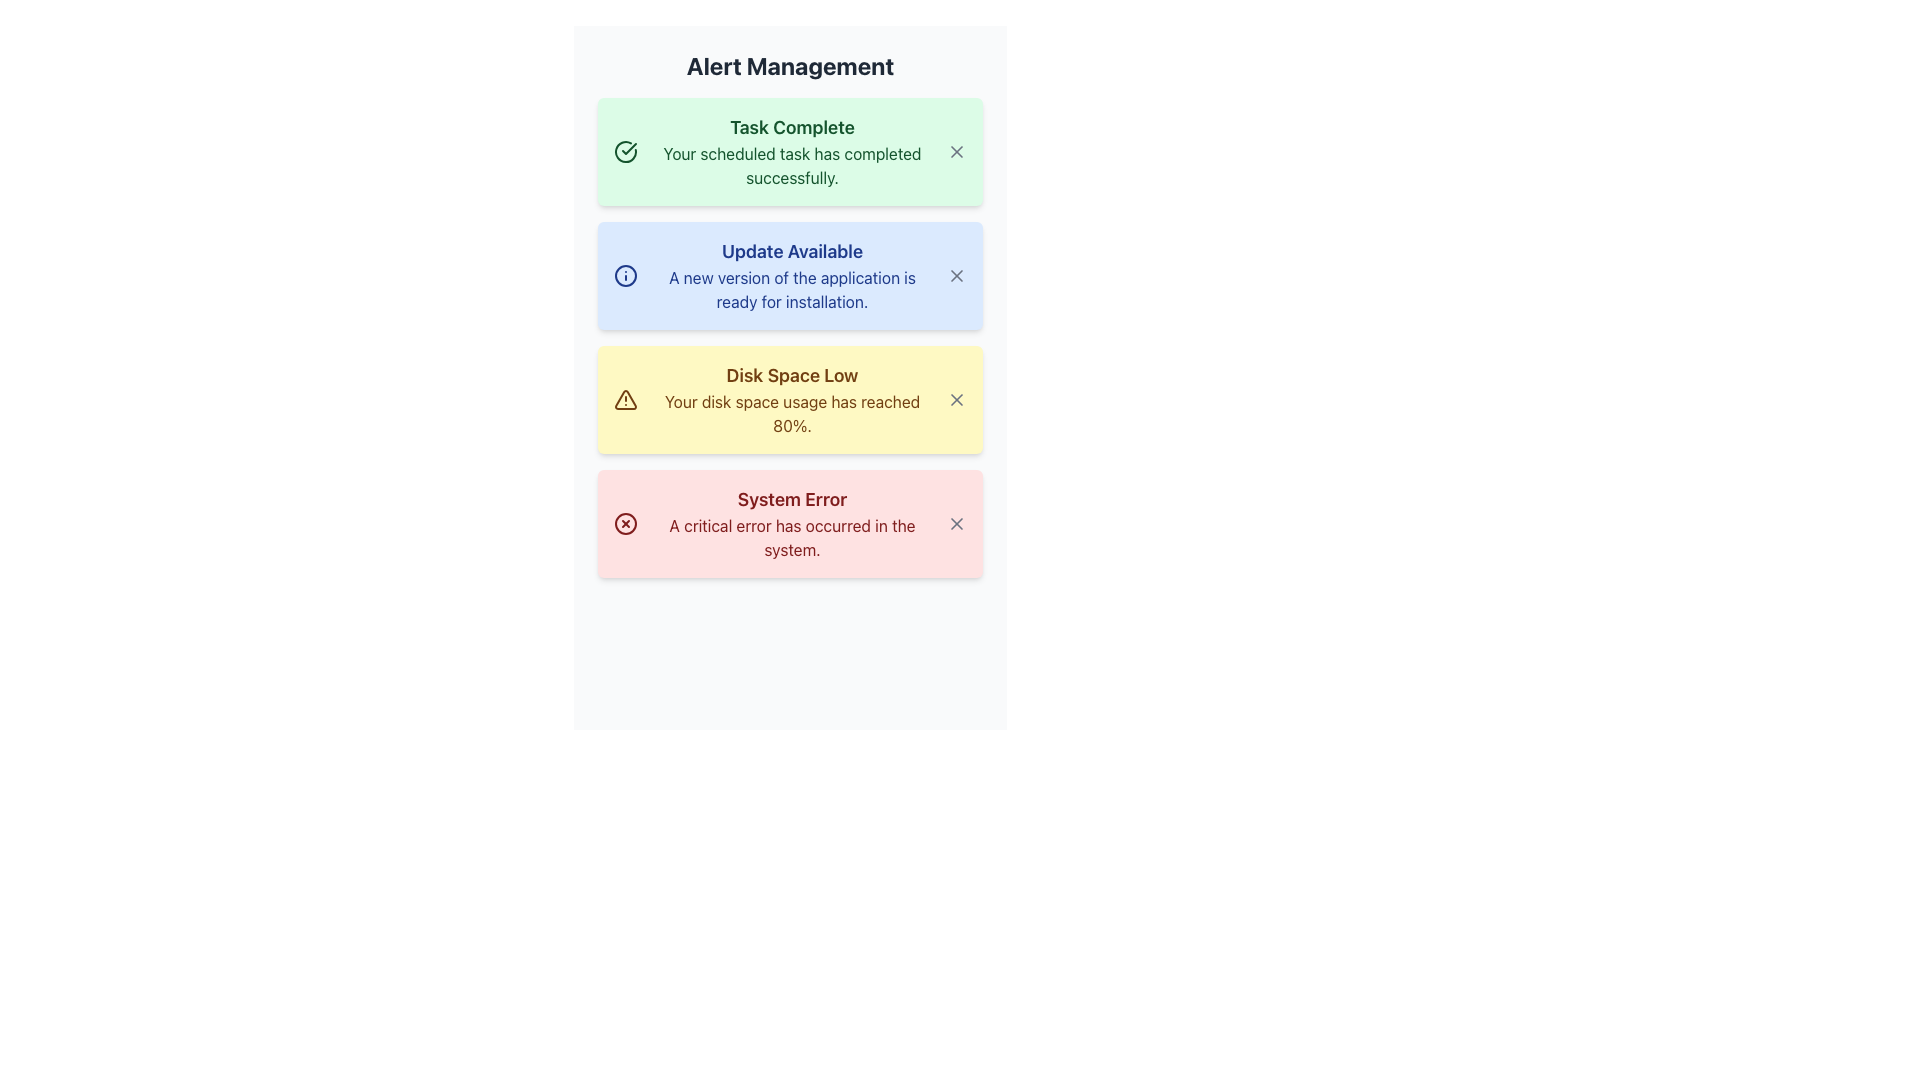  I want to click on the circular segment icon representing a checkmark within the 'Task Complete' notification box located at the left-hand side, so click(624, 150).